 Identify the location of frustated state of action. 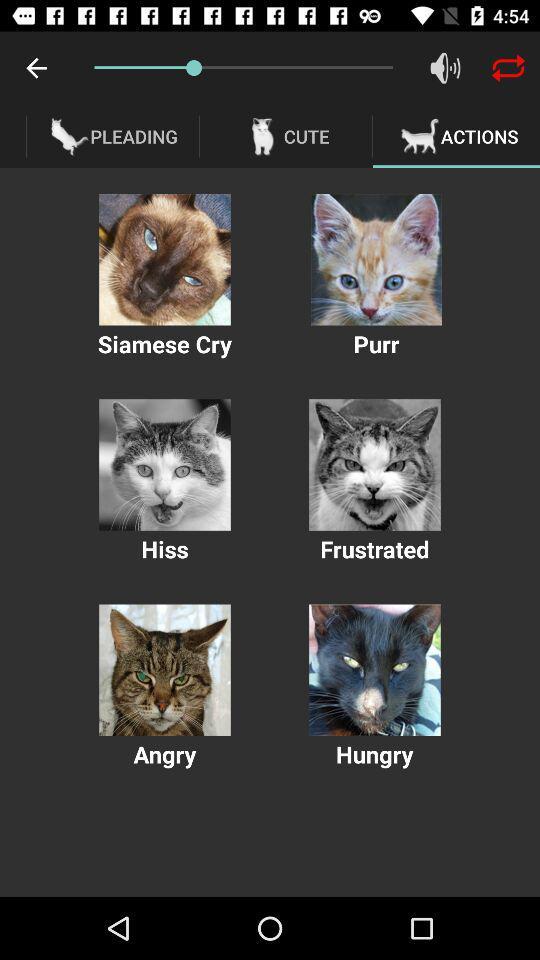
(374, 465).